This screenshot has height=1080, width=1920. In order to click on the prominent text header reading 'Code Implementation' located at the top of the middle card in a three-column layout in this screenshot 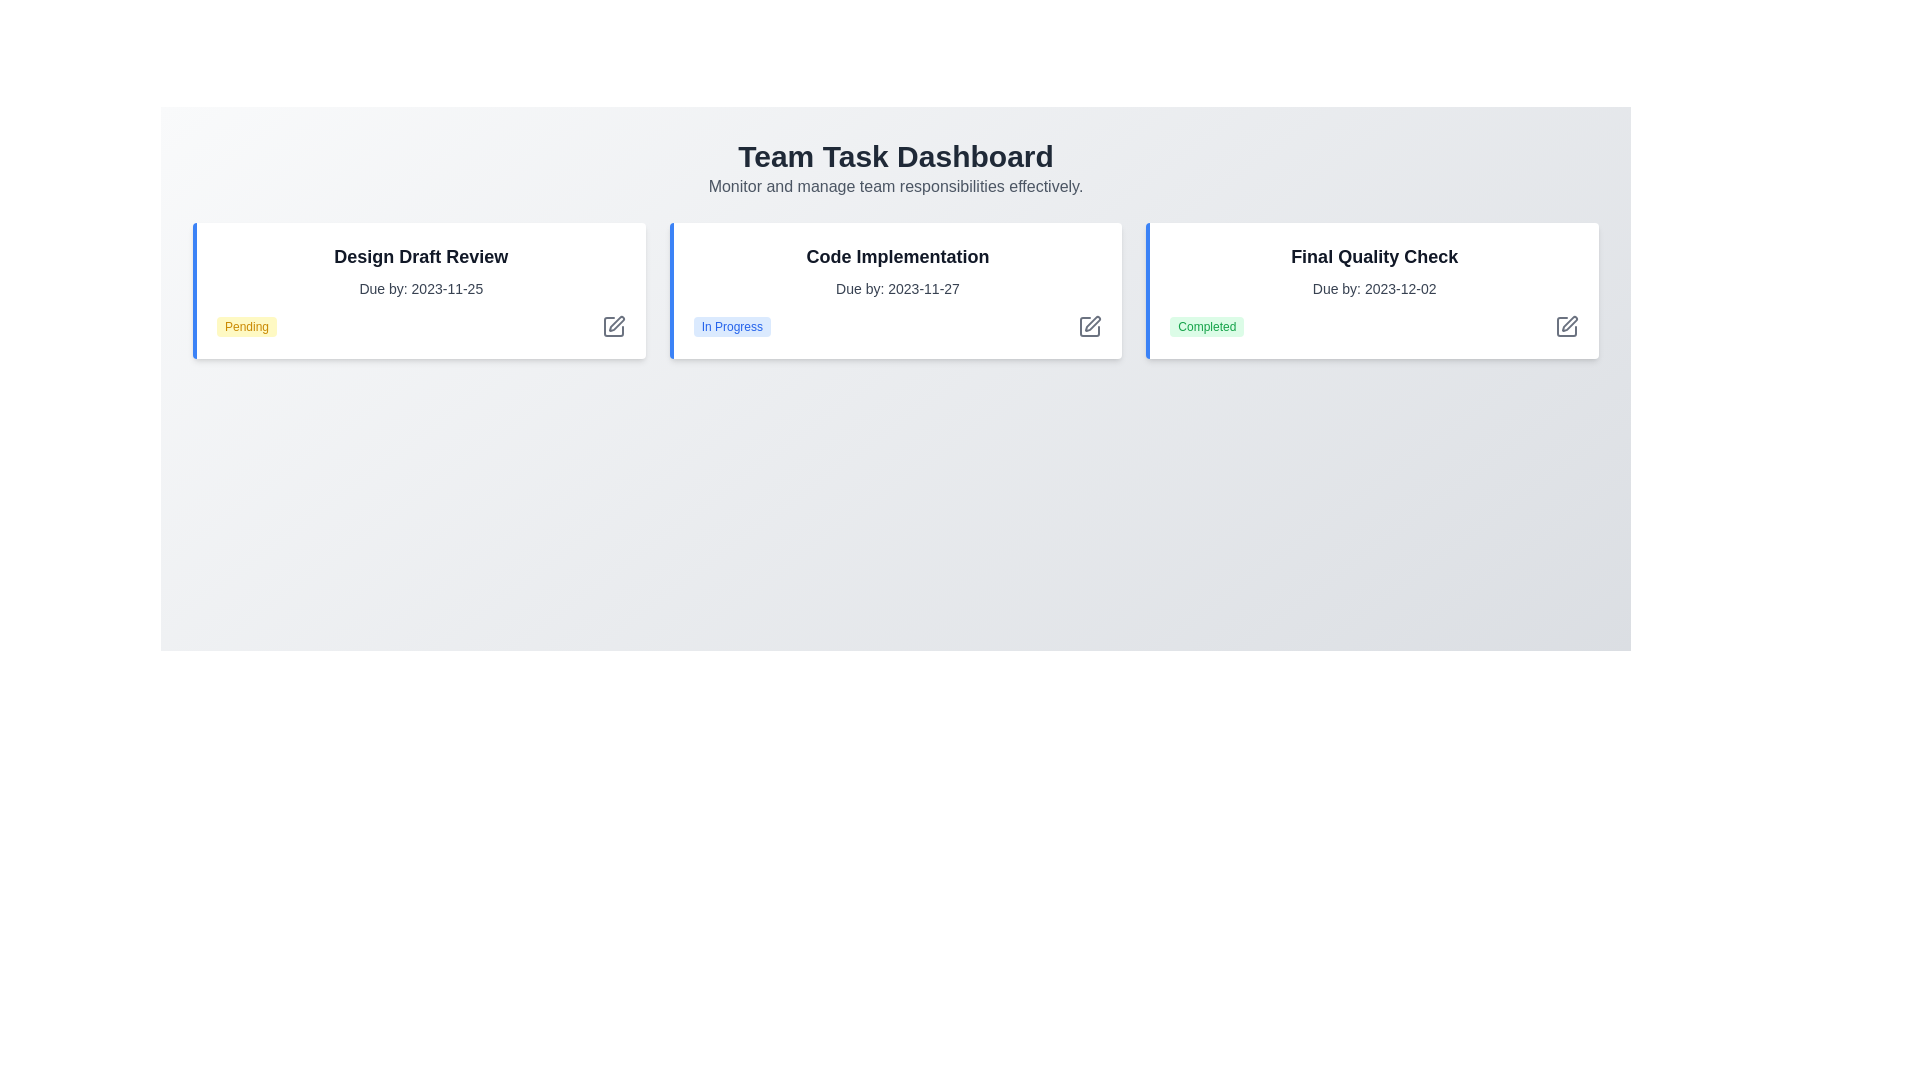, I will do `click(896, 256)`.